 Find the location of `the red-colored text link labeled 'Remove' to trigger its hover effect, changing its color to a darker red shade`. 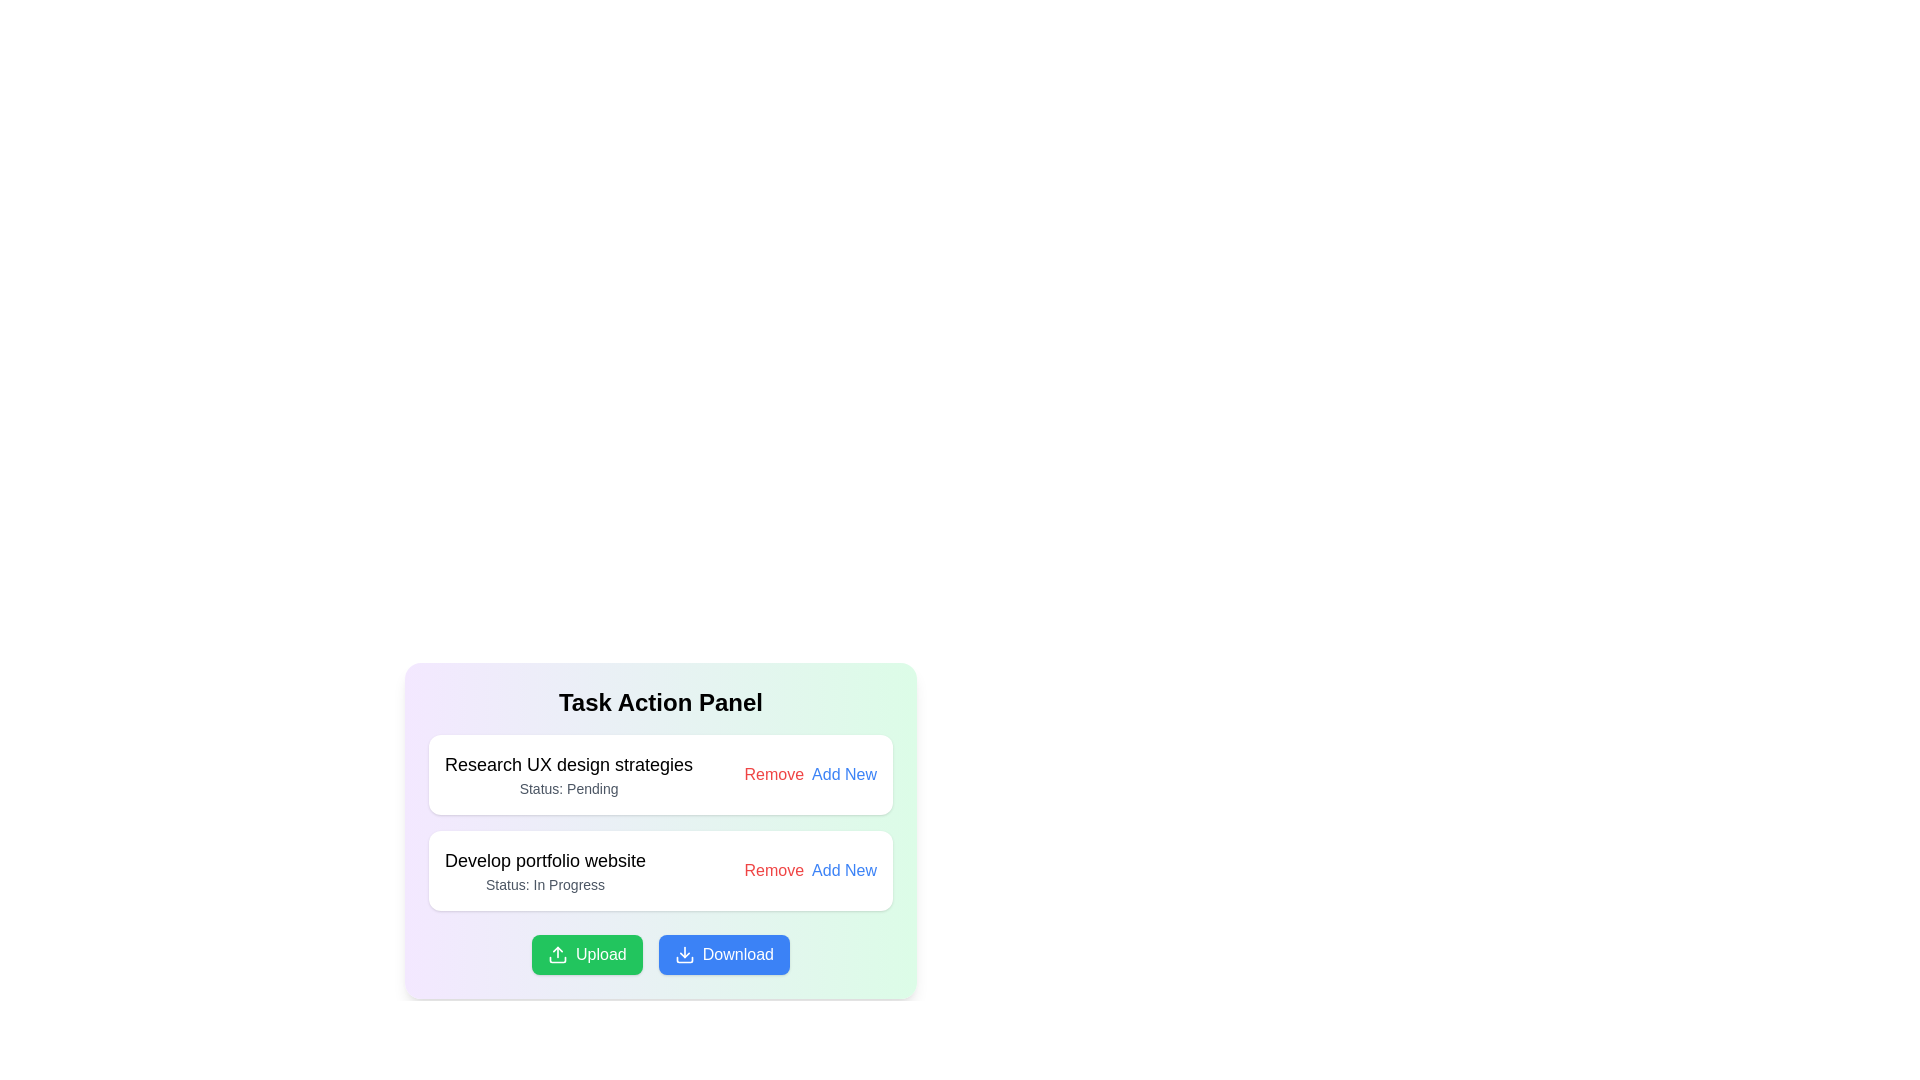

the red-colored text link labeled 'Remove' to trigger its hover effect, changing its color to a darker red shade is located at coordinates (773, 870).